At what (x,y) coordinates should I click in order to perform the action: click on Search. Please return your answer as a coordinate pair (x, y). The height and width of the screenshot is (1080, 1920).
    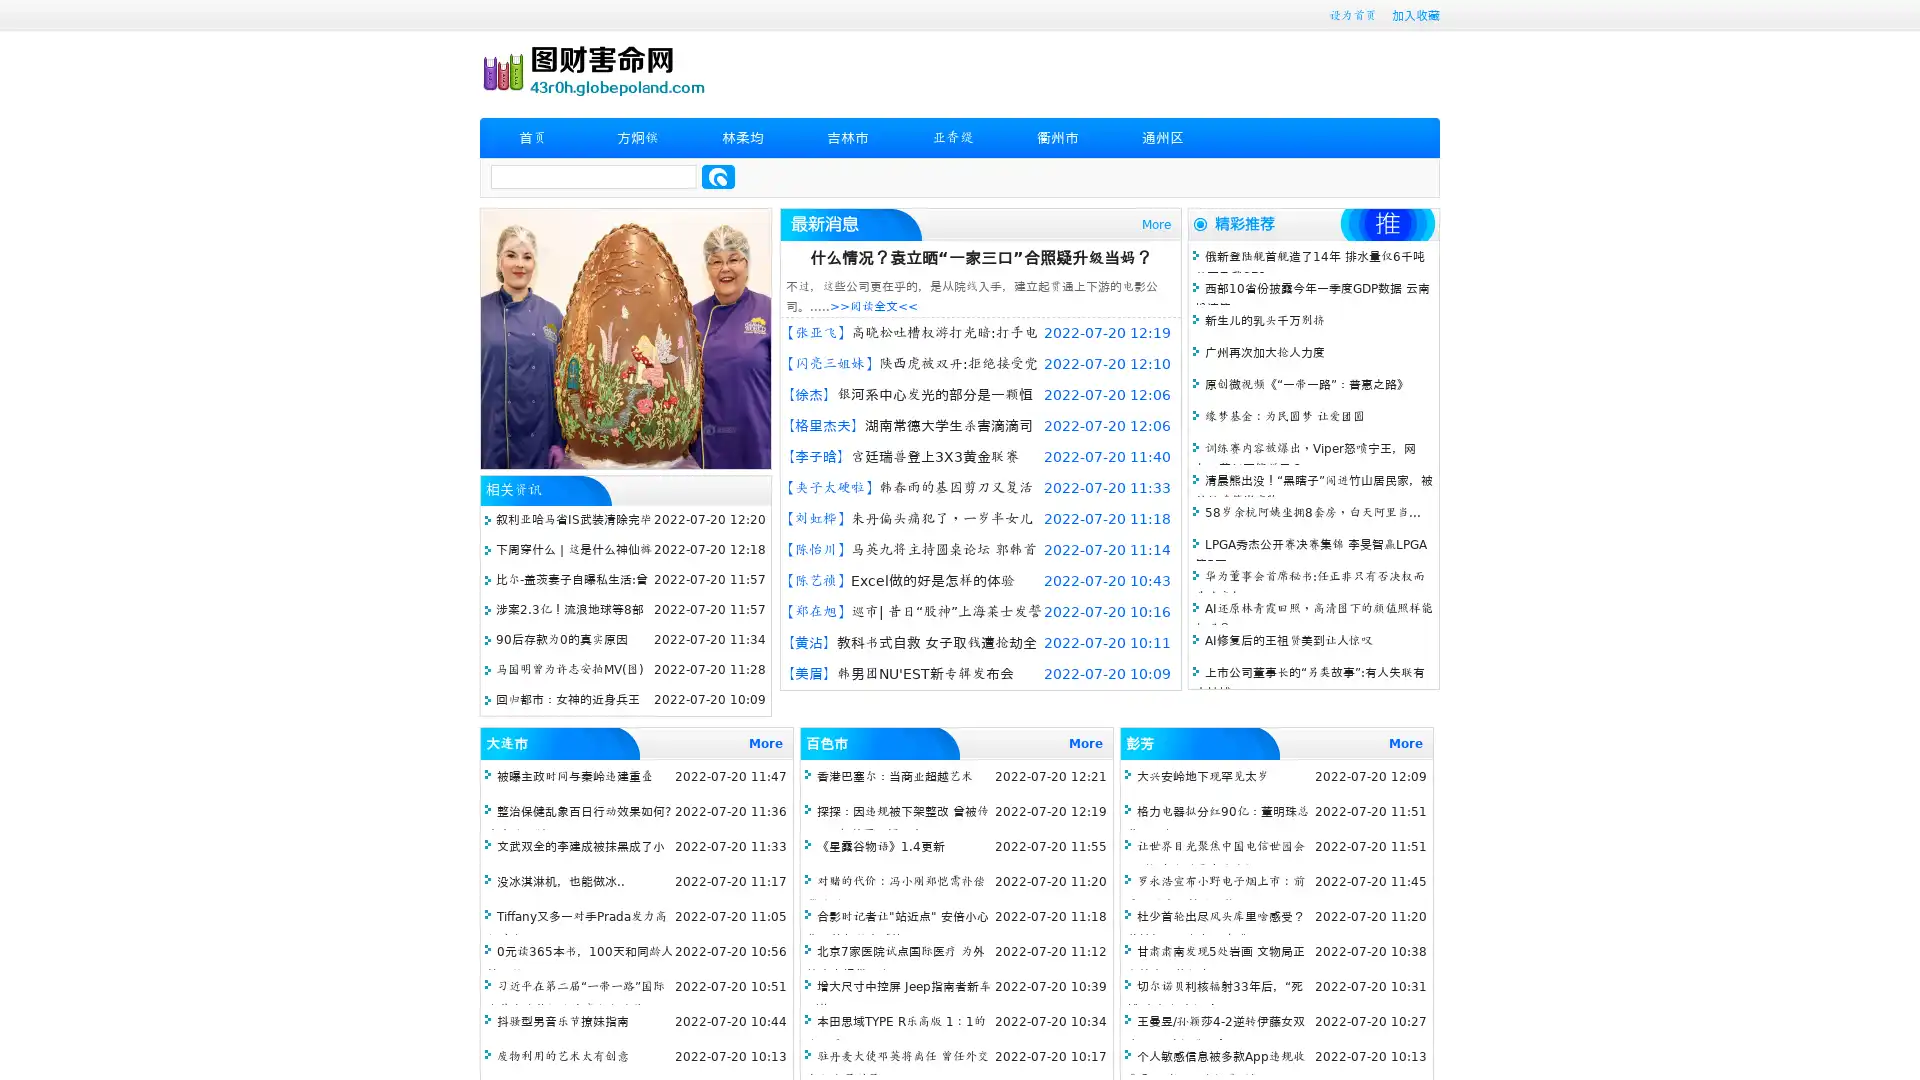
    Looking at the image, I should click on (718, 176).